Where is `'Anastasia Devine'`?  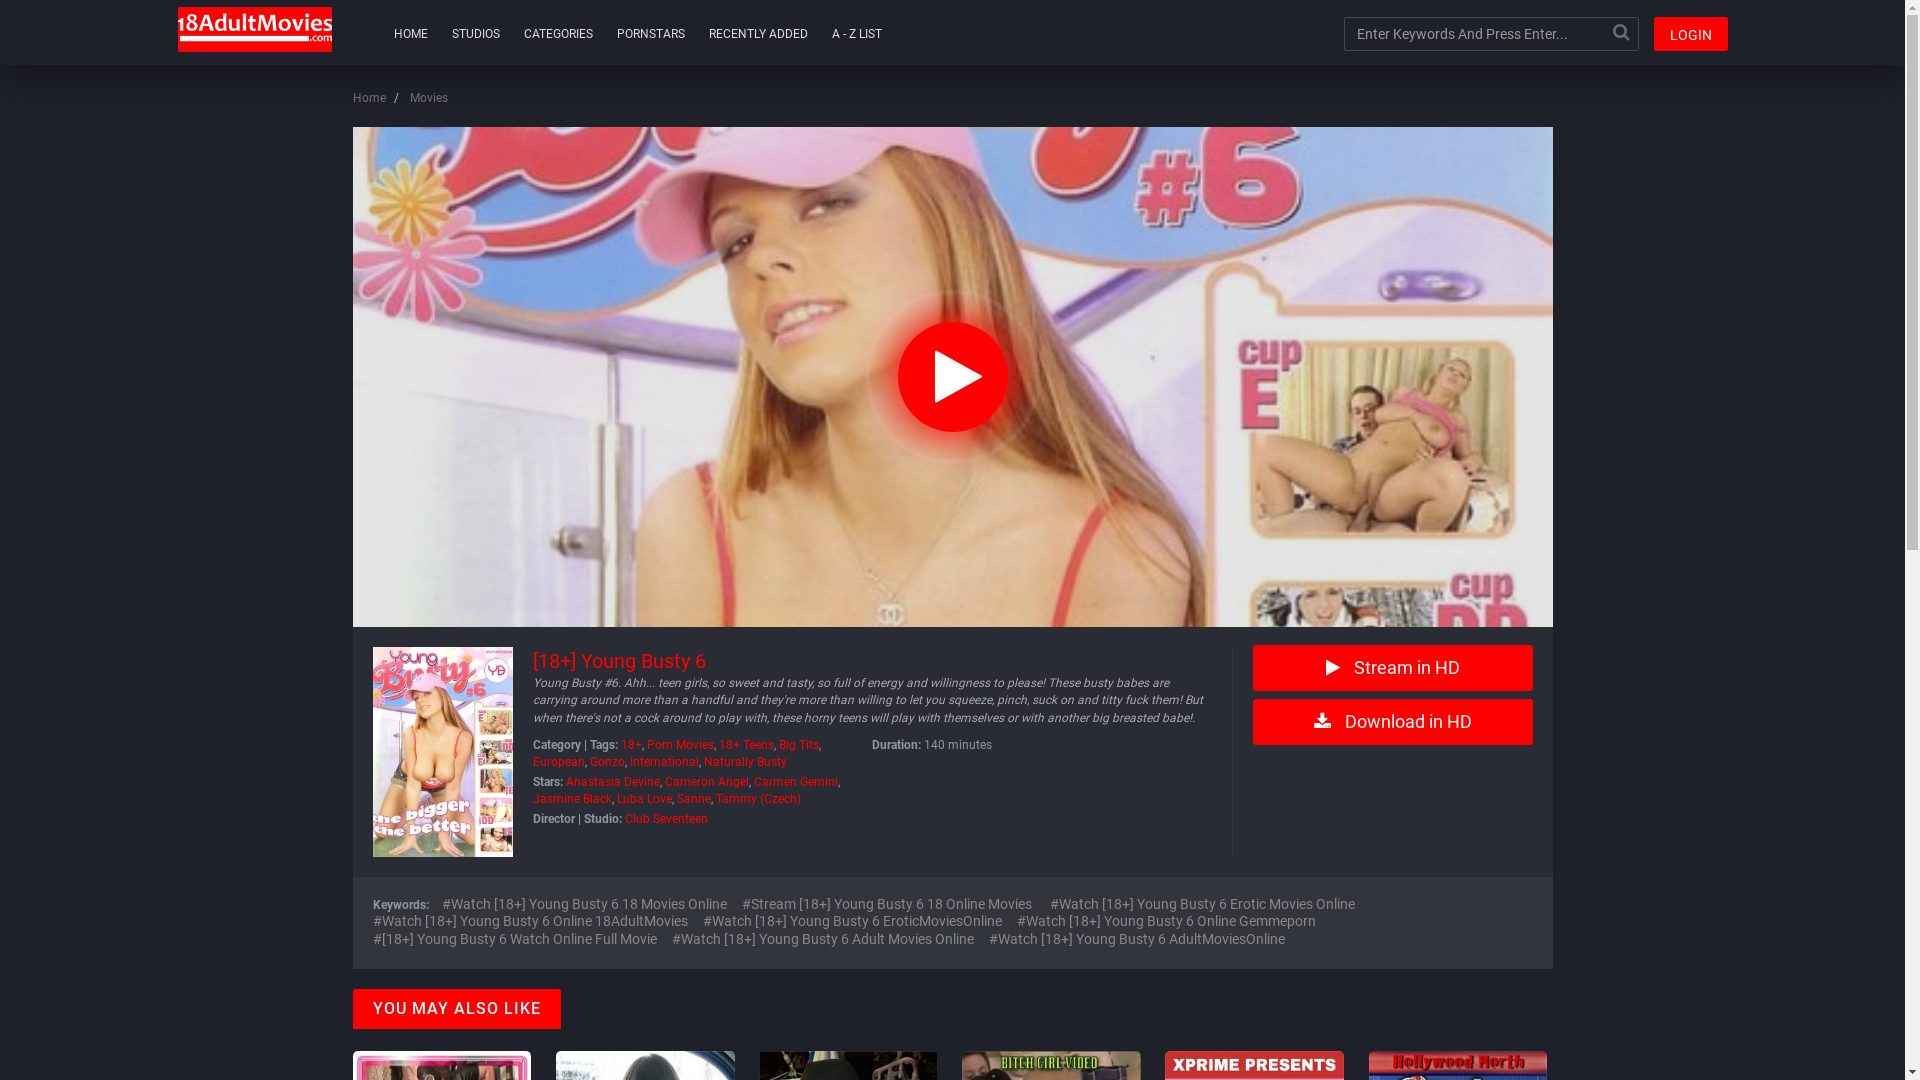
'Anastasia Devine' is located at coordinates (612, 781).